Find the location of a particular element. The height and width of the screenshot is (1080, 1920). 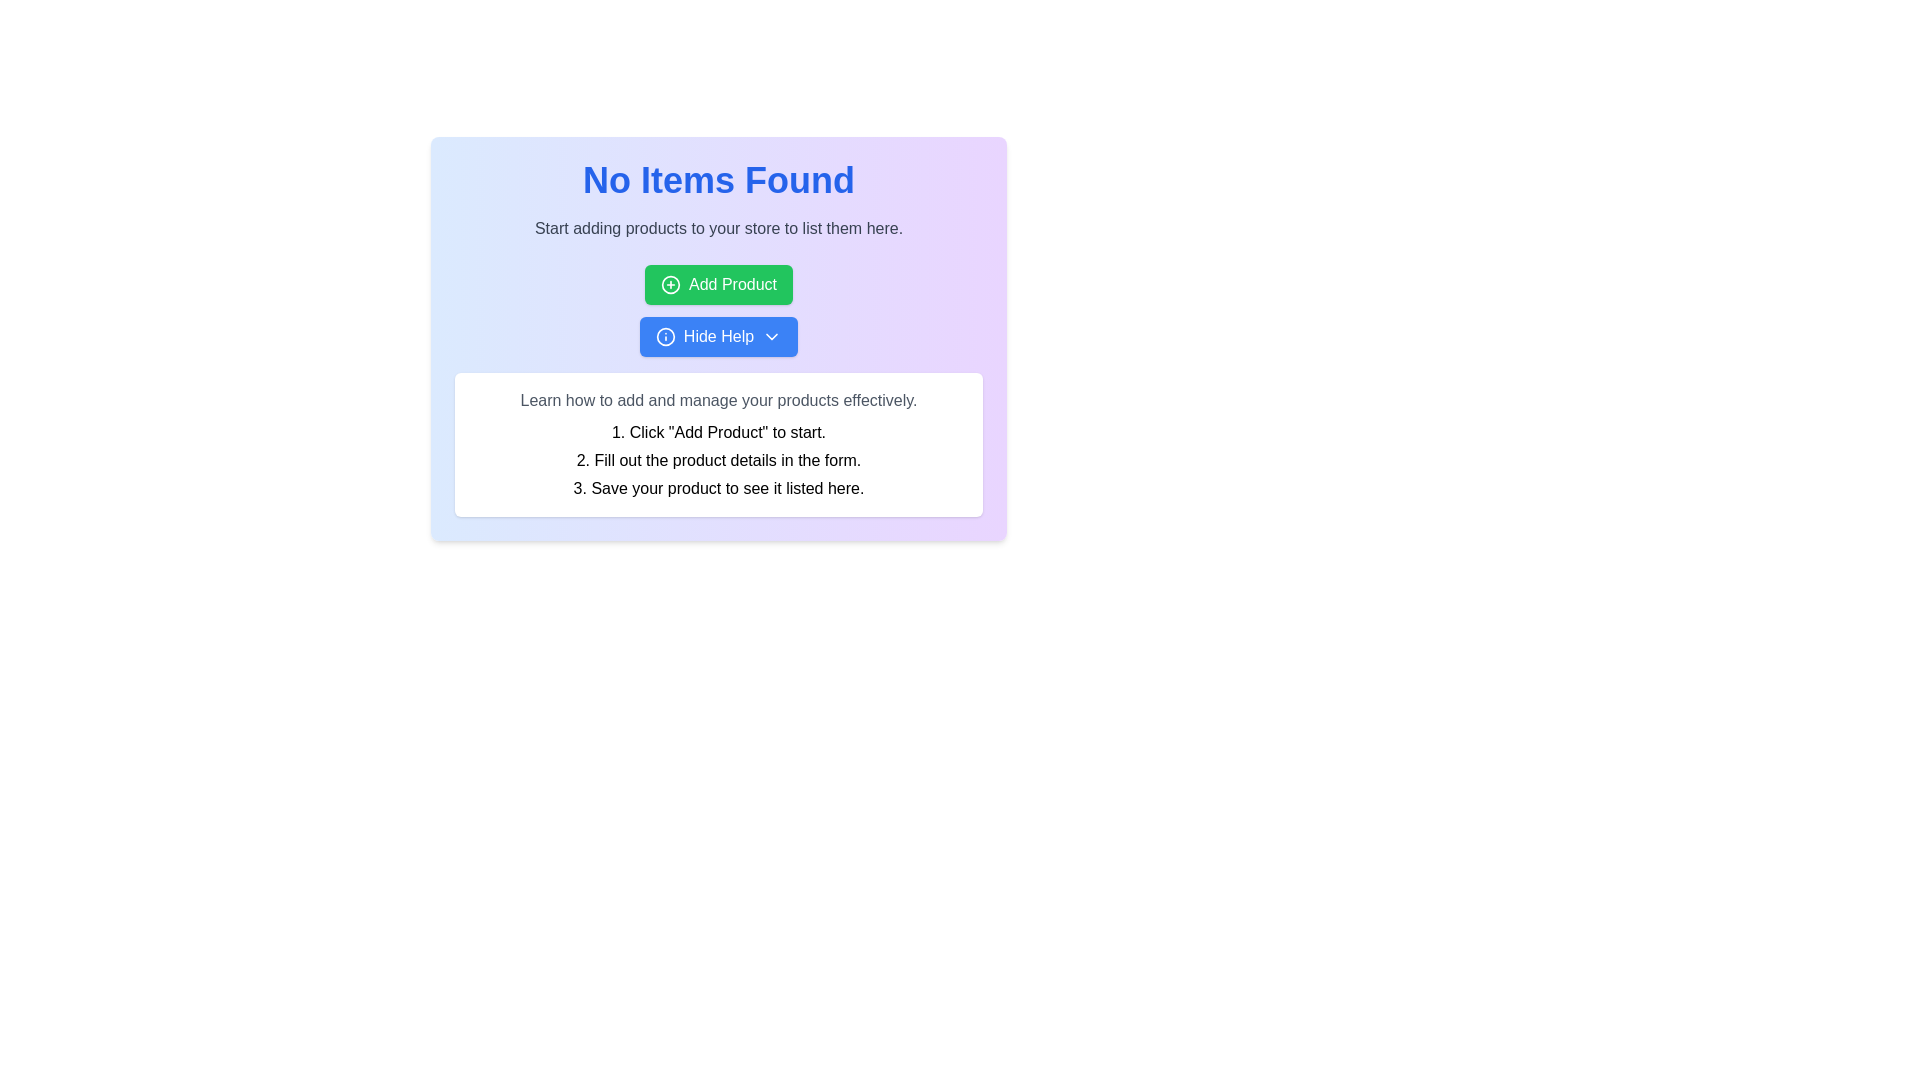

the 'Add Product' button located in the dual-action widget beneath the 'No Items Found' title is located at coordinates (719, 311).